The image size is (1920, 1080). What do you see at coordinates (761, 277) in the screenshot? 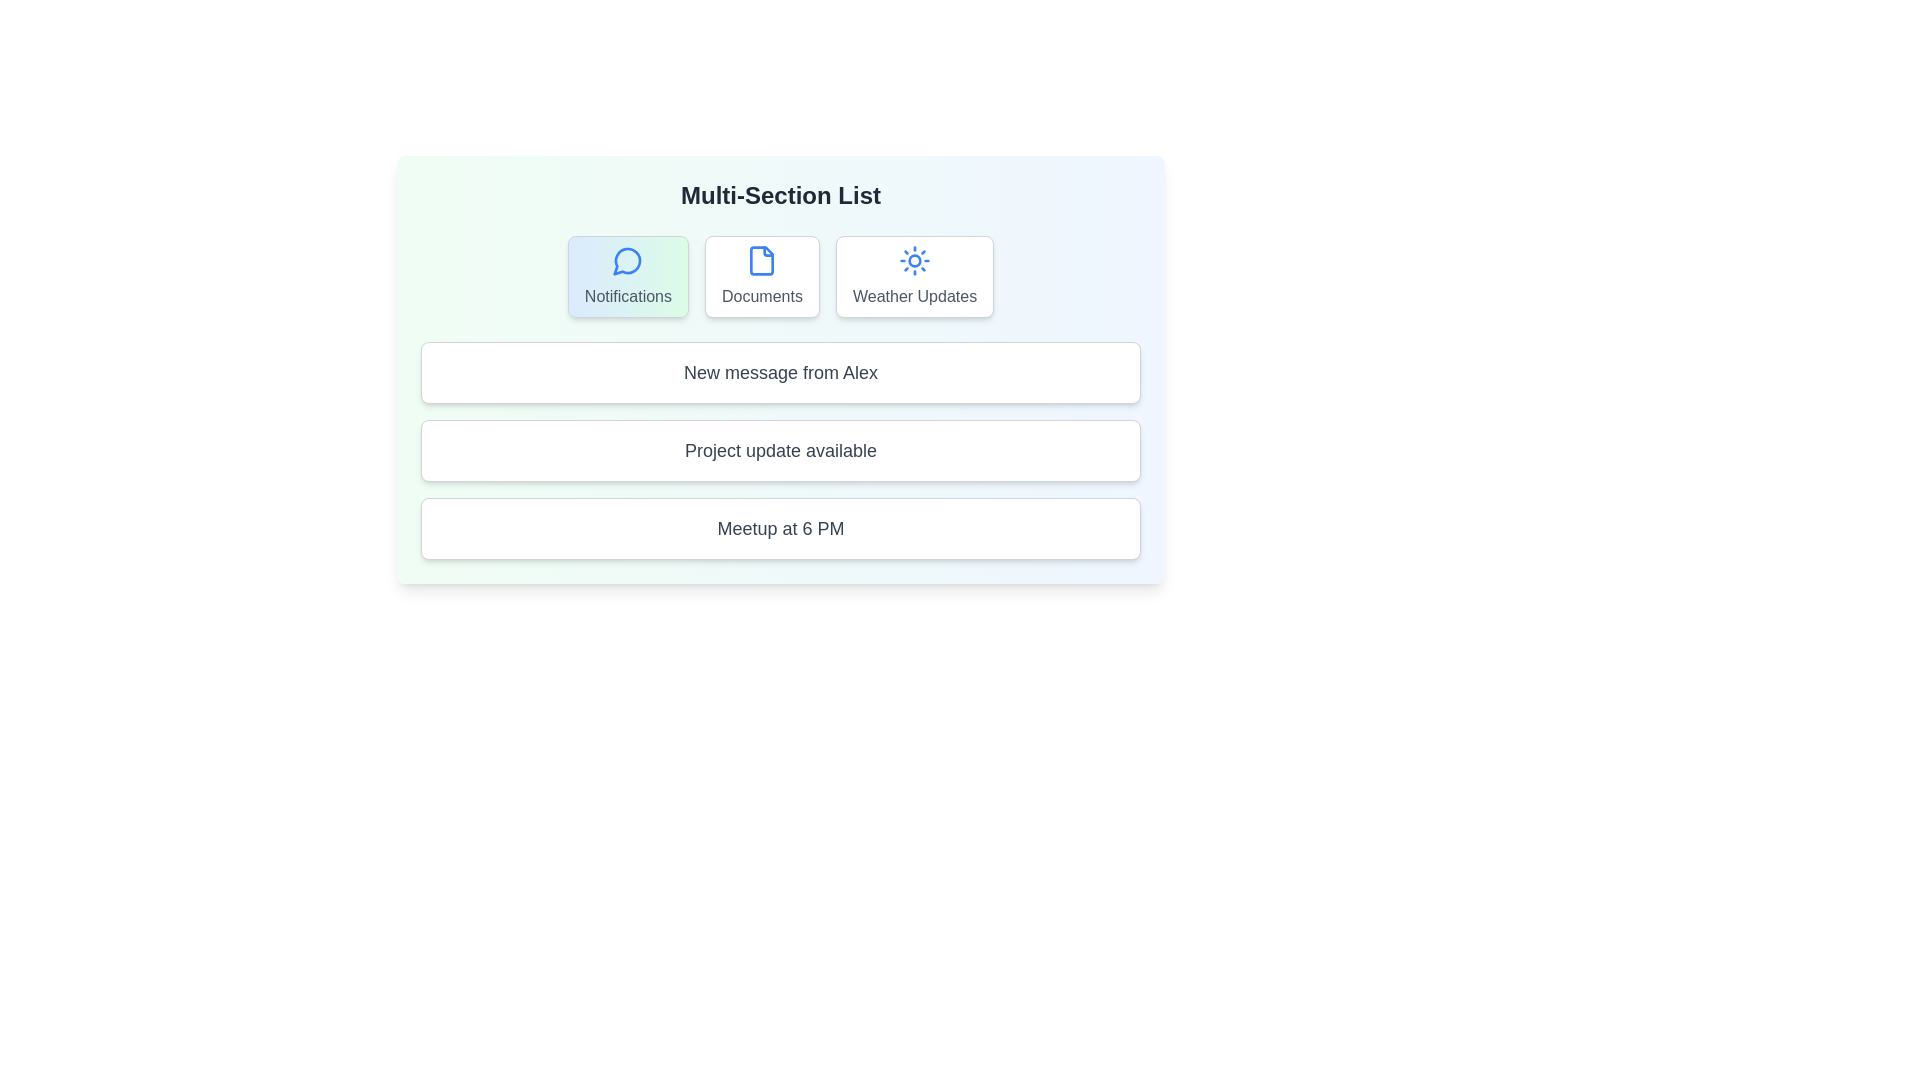
I see `the section or item labeled Documents to observe its hover effect` at bounding box center [761, 277].